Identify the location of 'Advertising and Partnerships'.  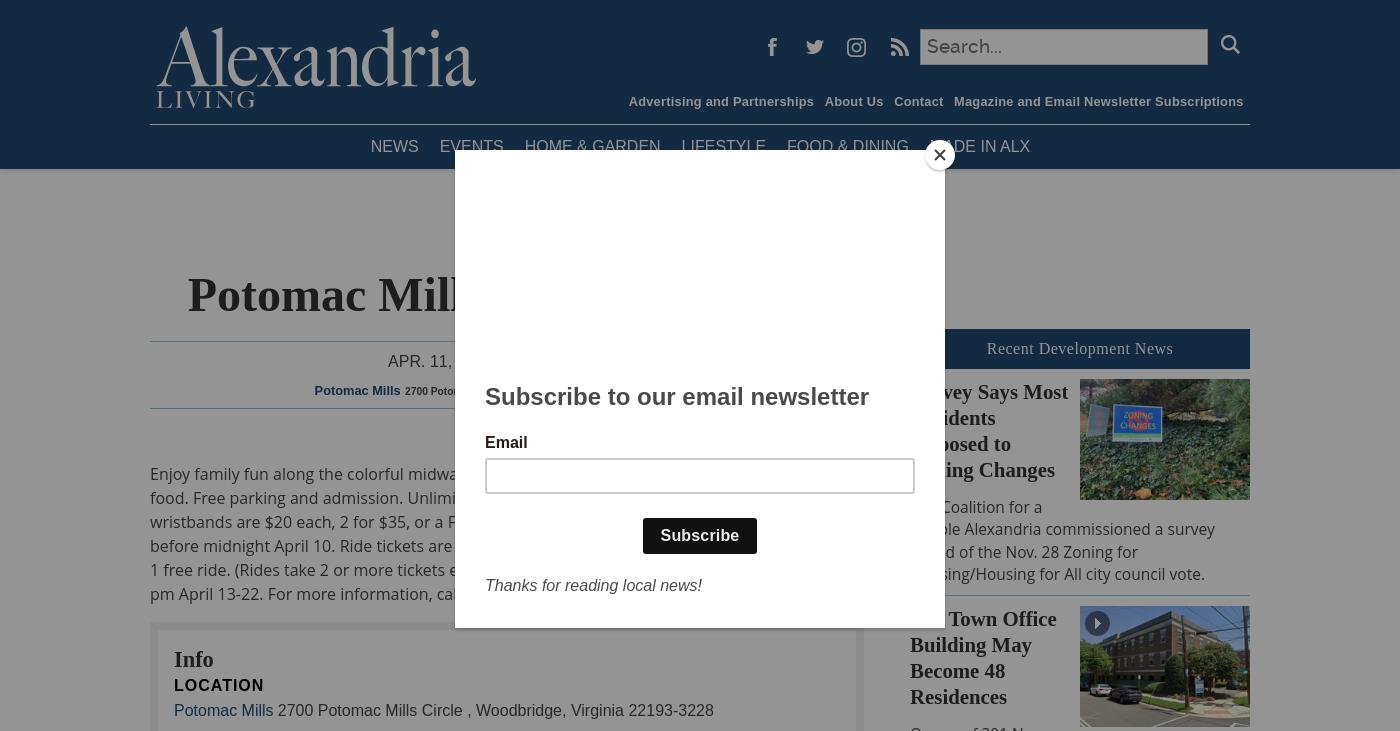
(721, 100).